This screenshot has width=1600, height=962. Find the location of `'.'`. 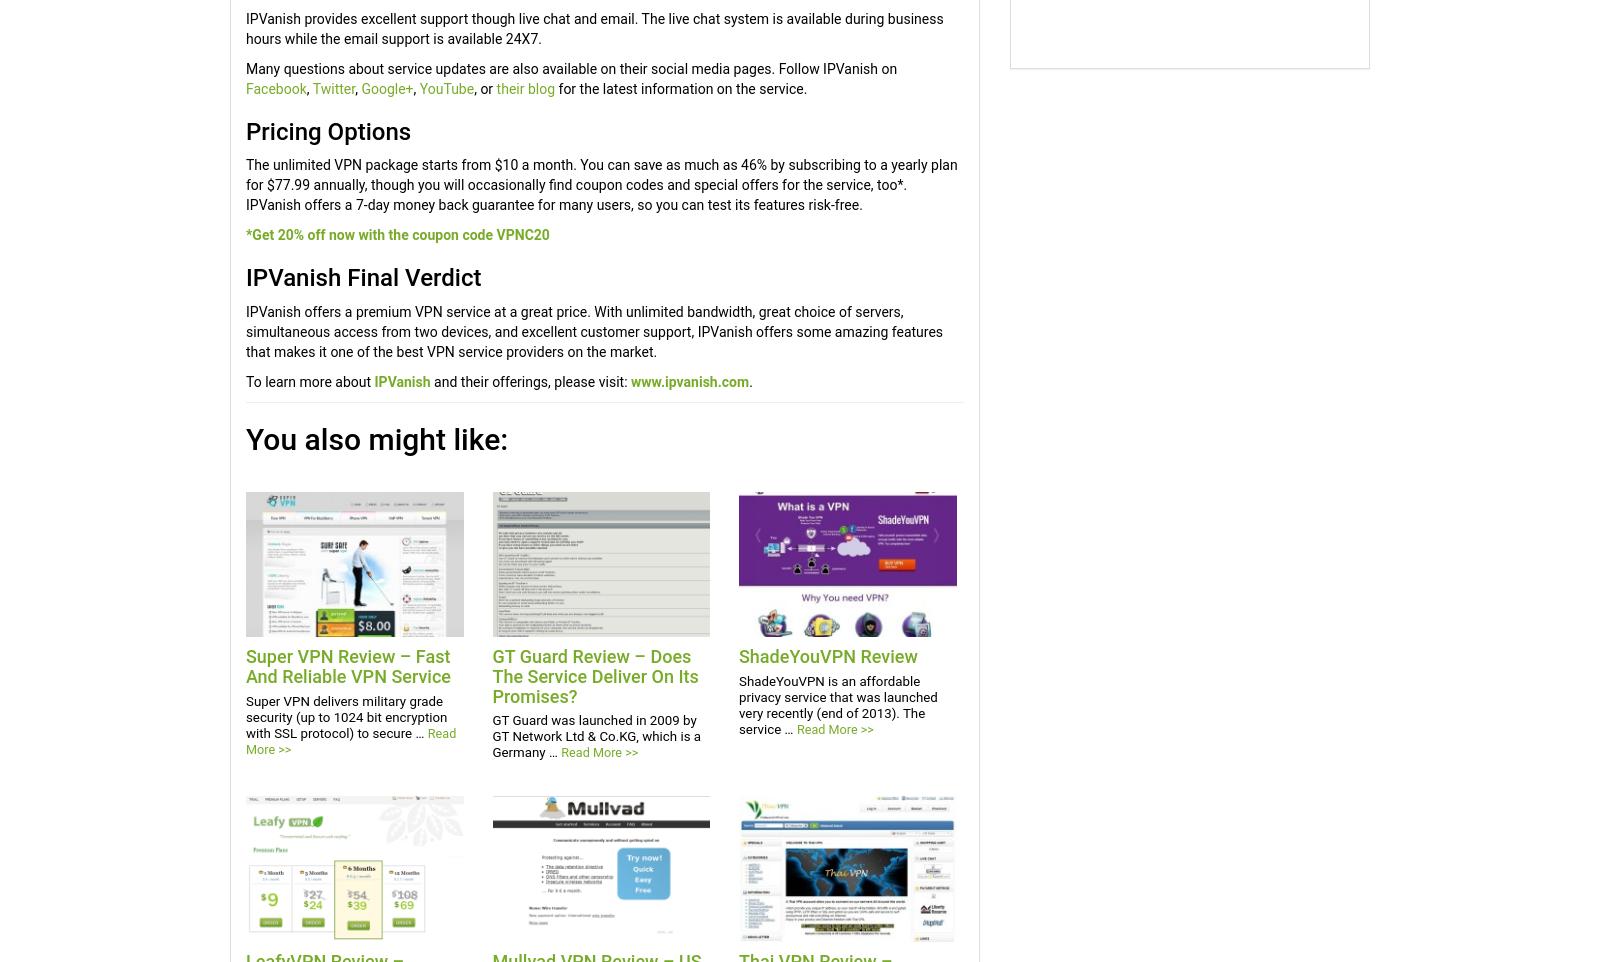

'.' is located at coordinates (750, 380).